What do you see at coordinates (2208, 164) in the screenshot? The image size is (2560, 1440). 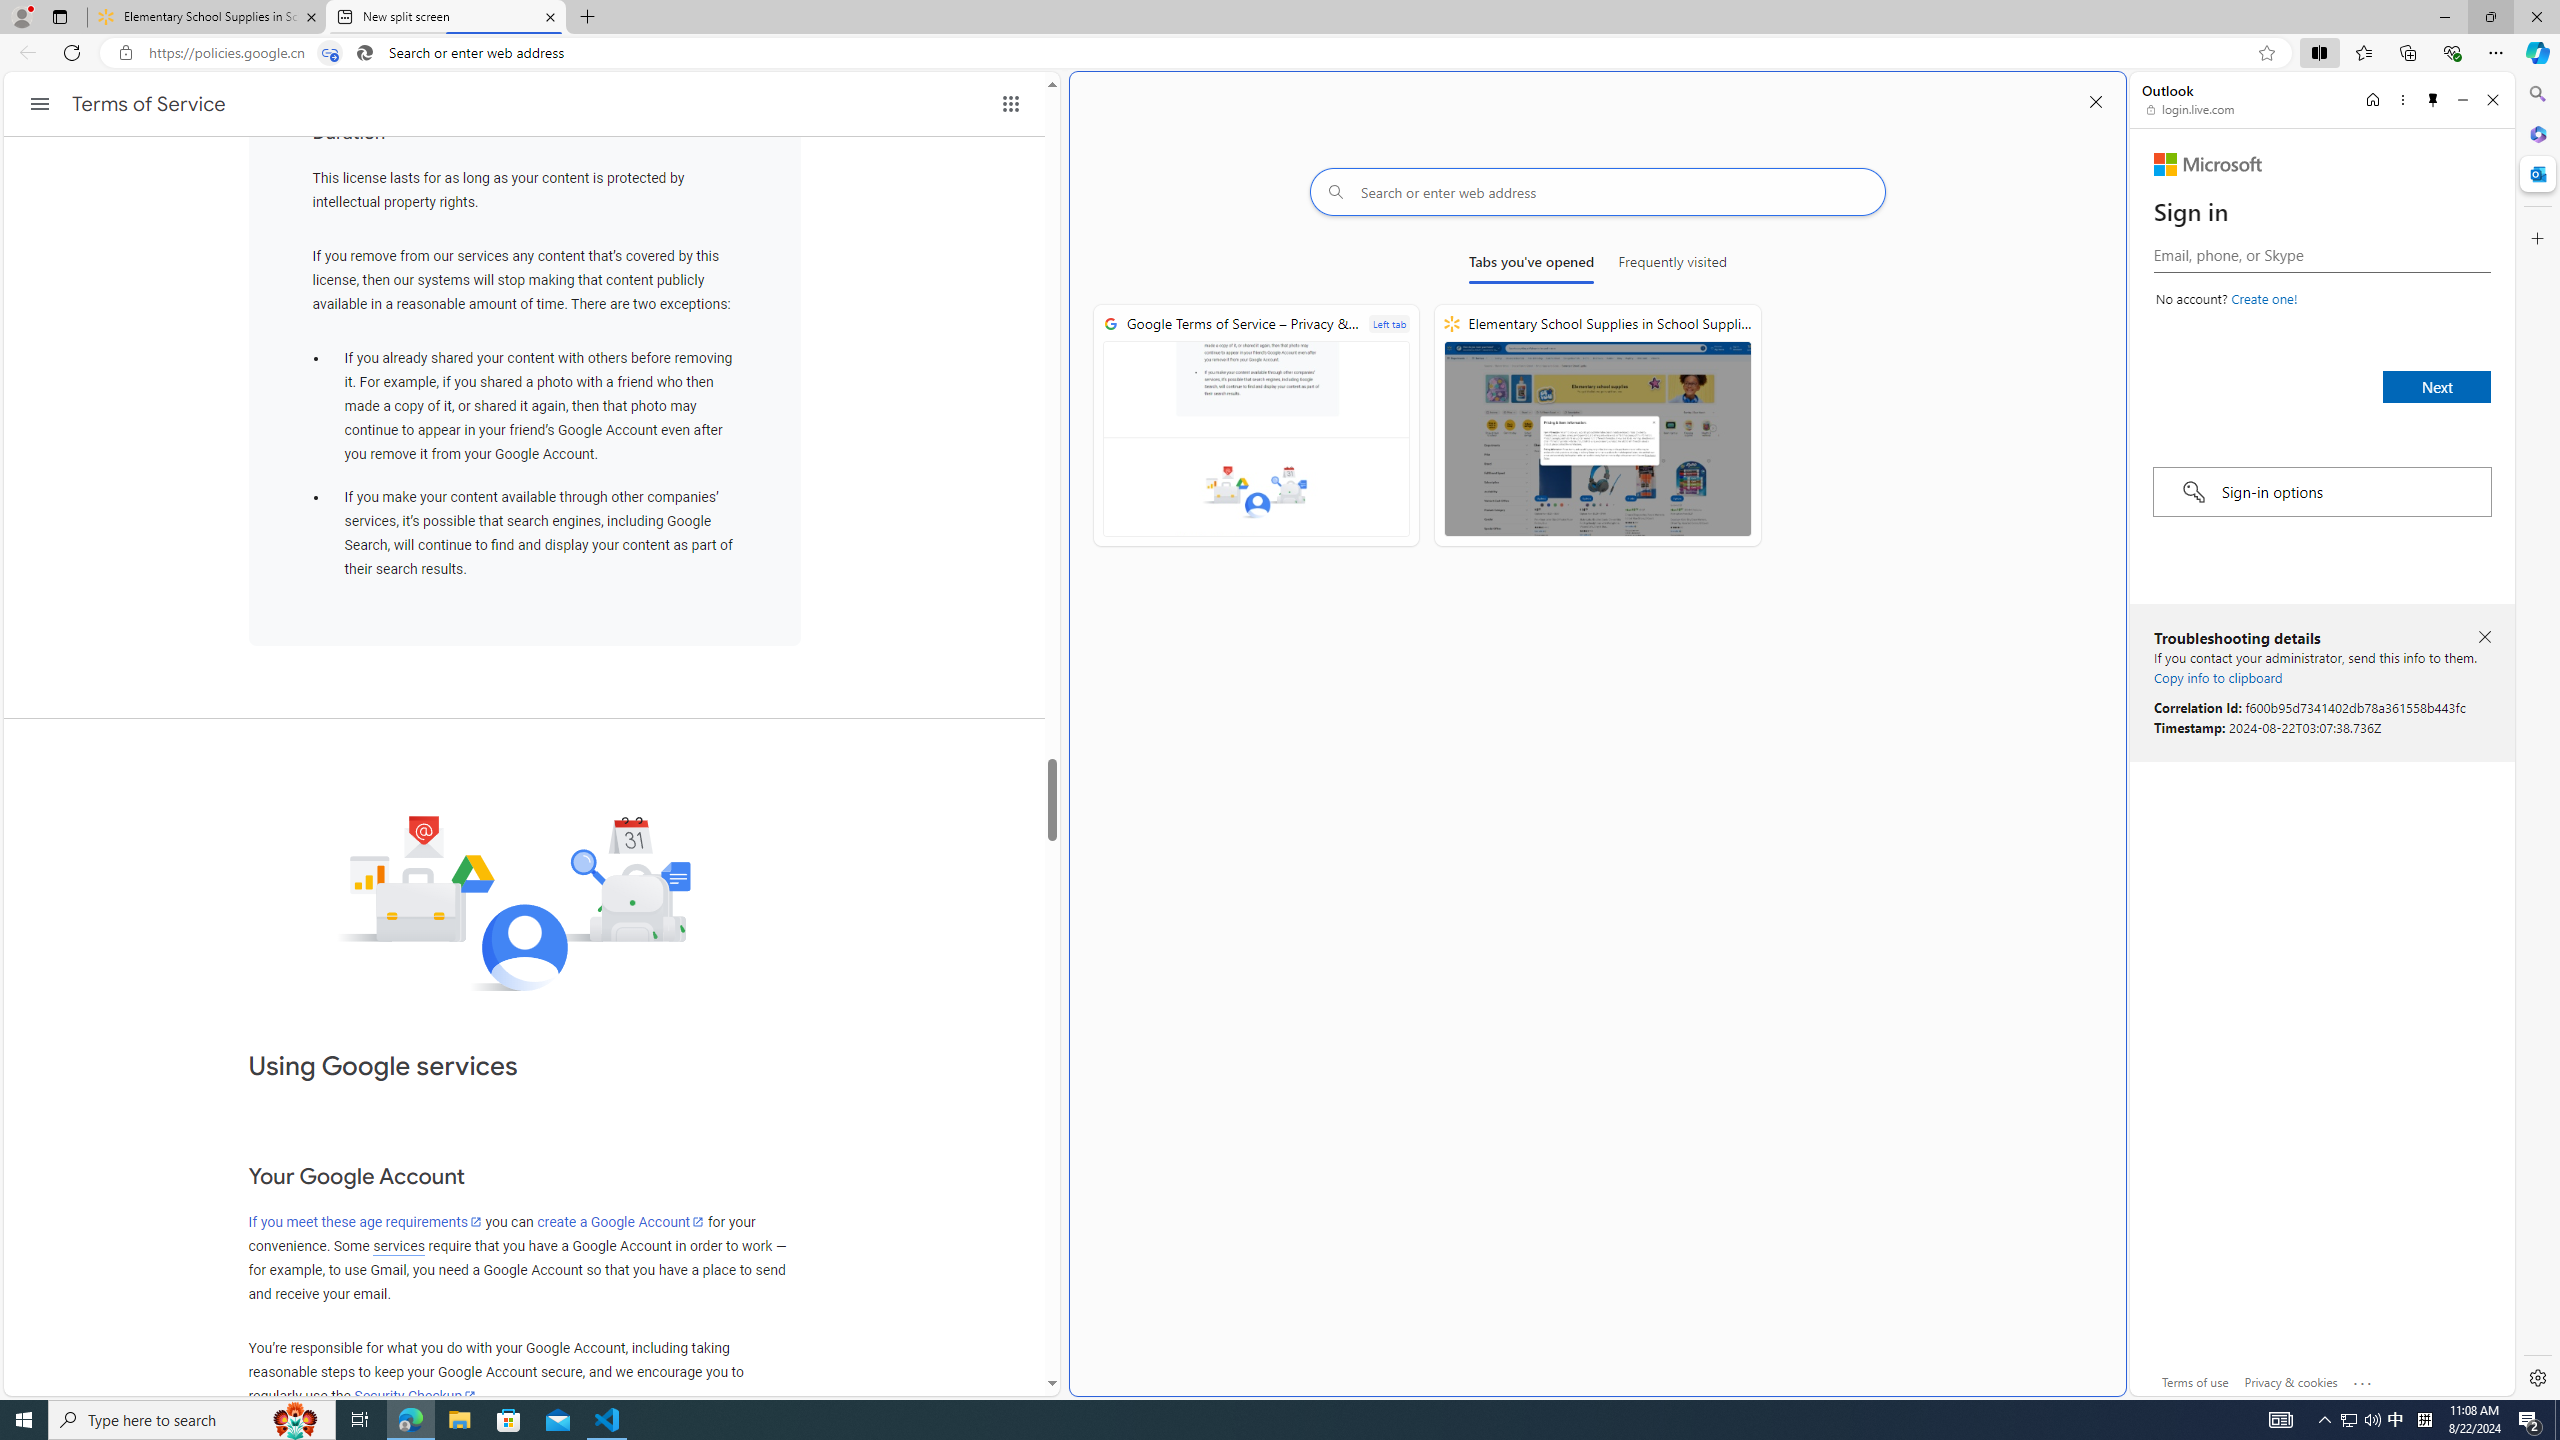 I see `'Microsoft'` at bounding box center [2208, 164].